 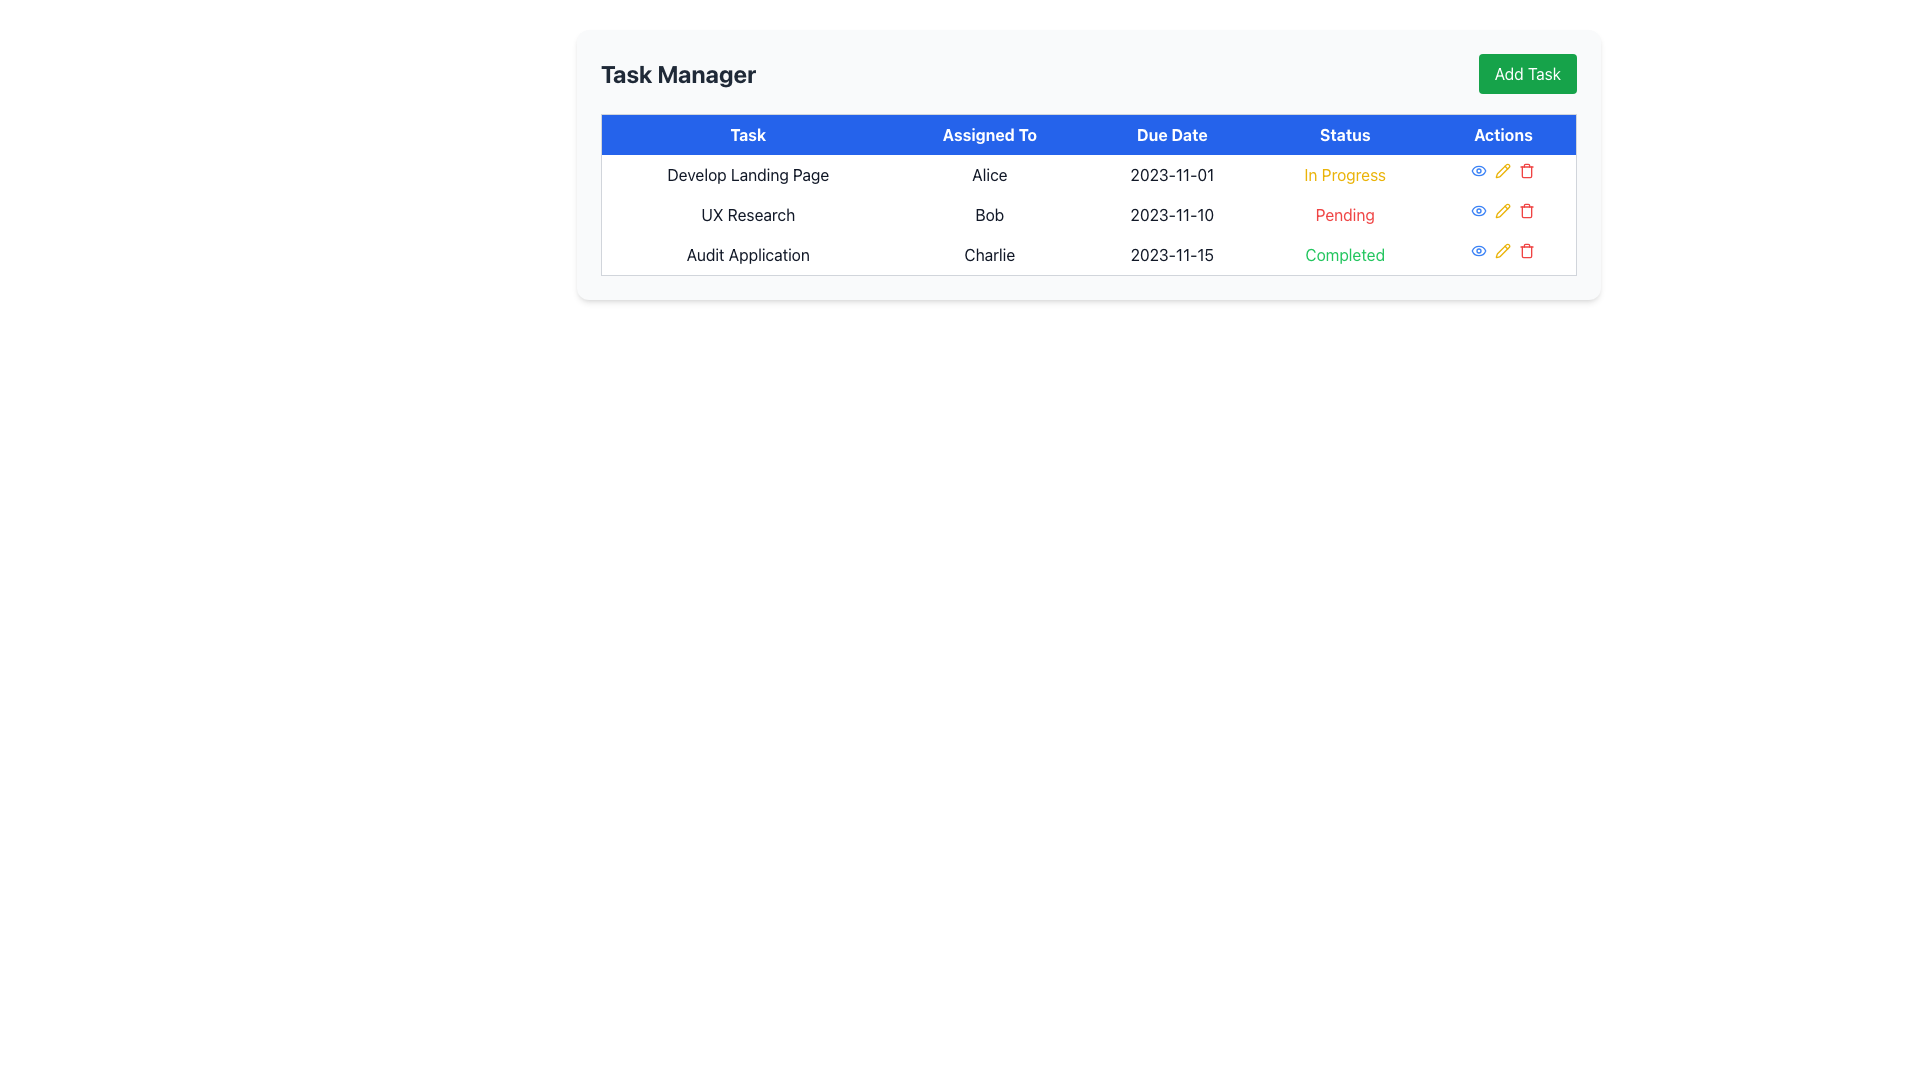 What do you see at coordinates (1172, 134) in the screenshot?
I see `the 'Due Date' column header in the table, which is the third element in the header row labeled 'Task', 'Assigned To', 'Due Date', 'Status', and 'Actions'` at bounding box center [1172, 134].